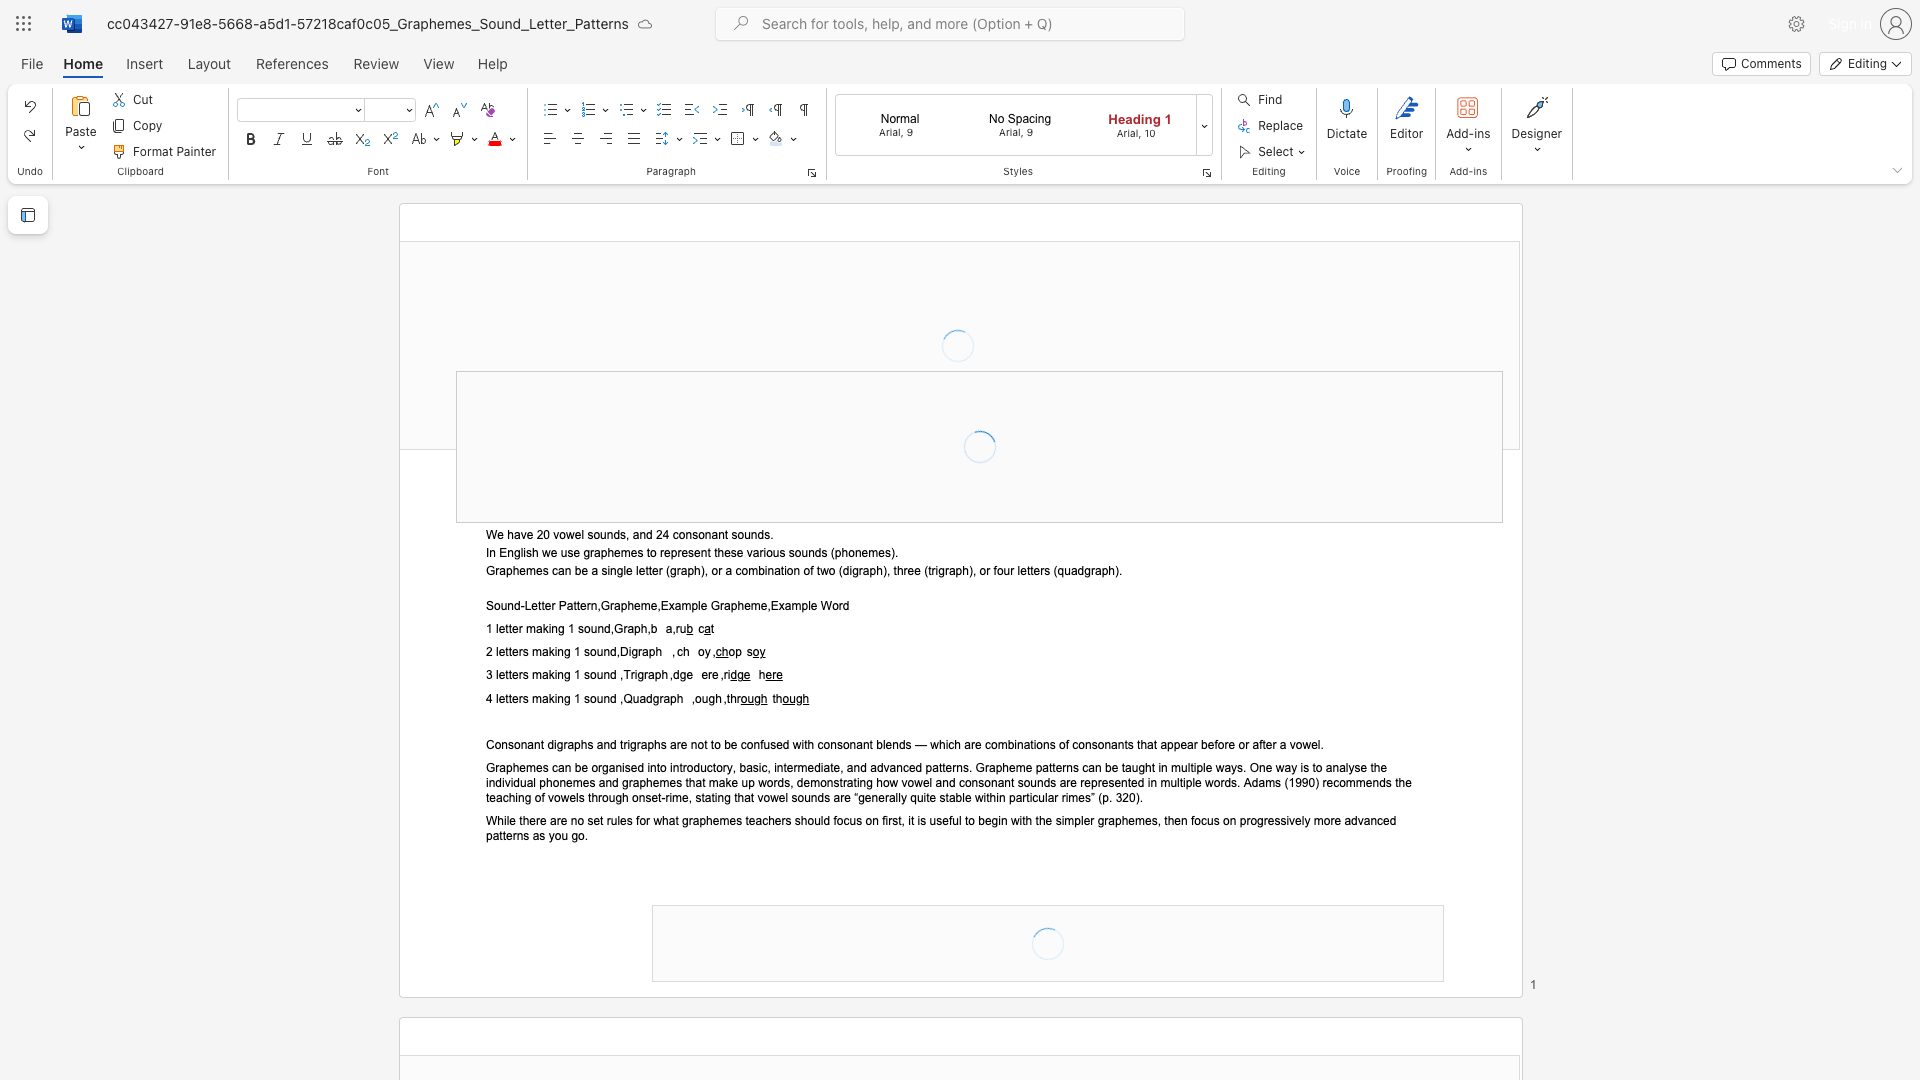 The image size is (1920, 1080). I want to click on the space between the continuous character "L" and "e" in the text, so click(531, 605).